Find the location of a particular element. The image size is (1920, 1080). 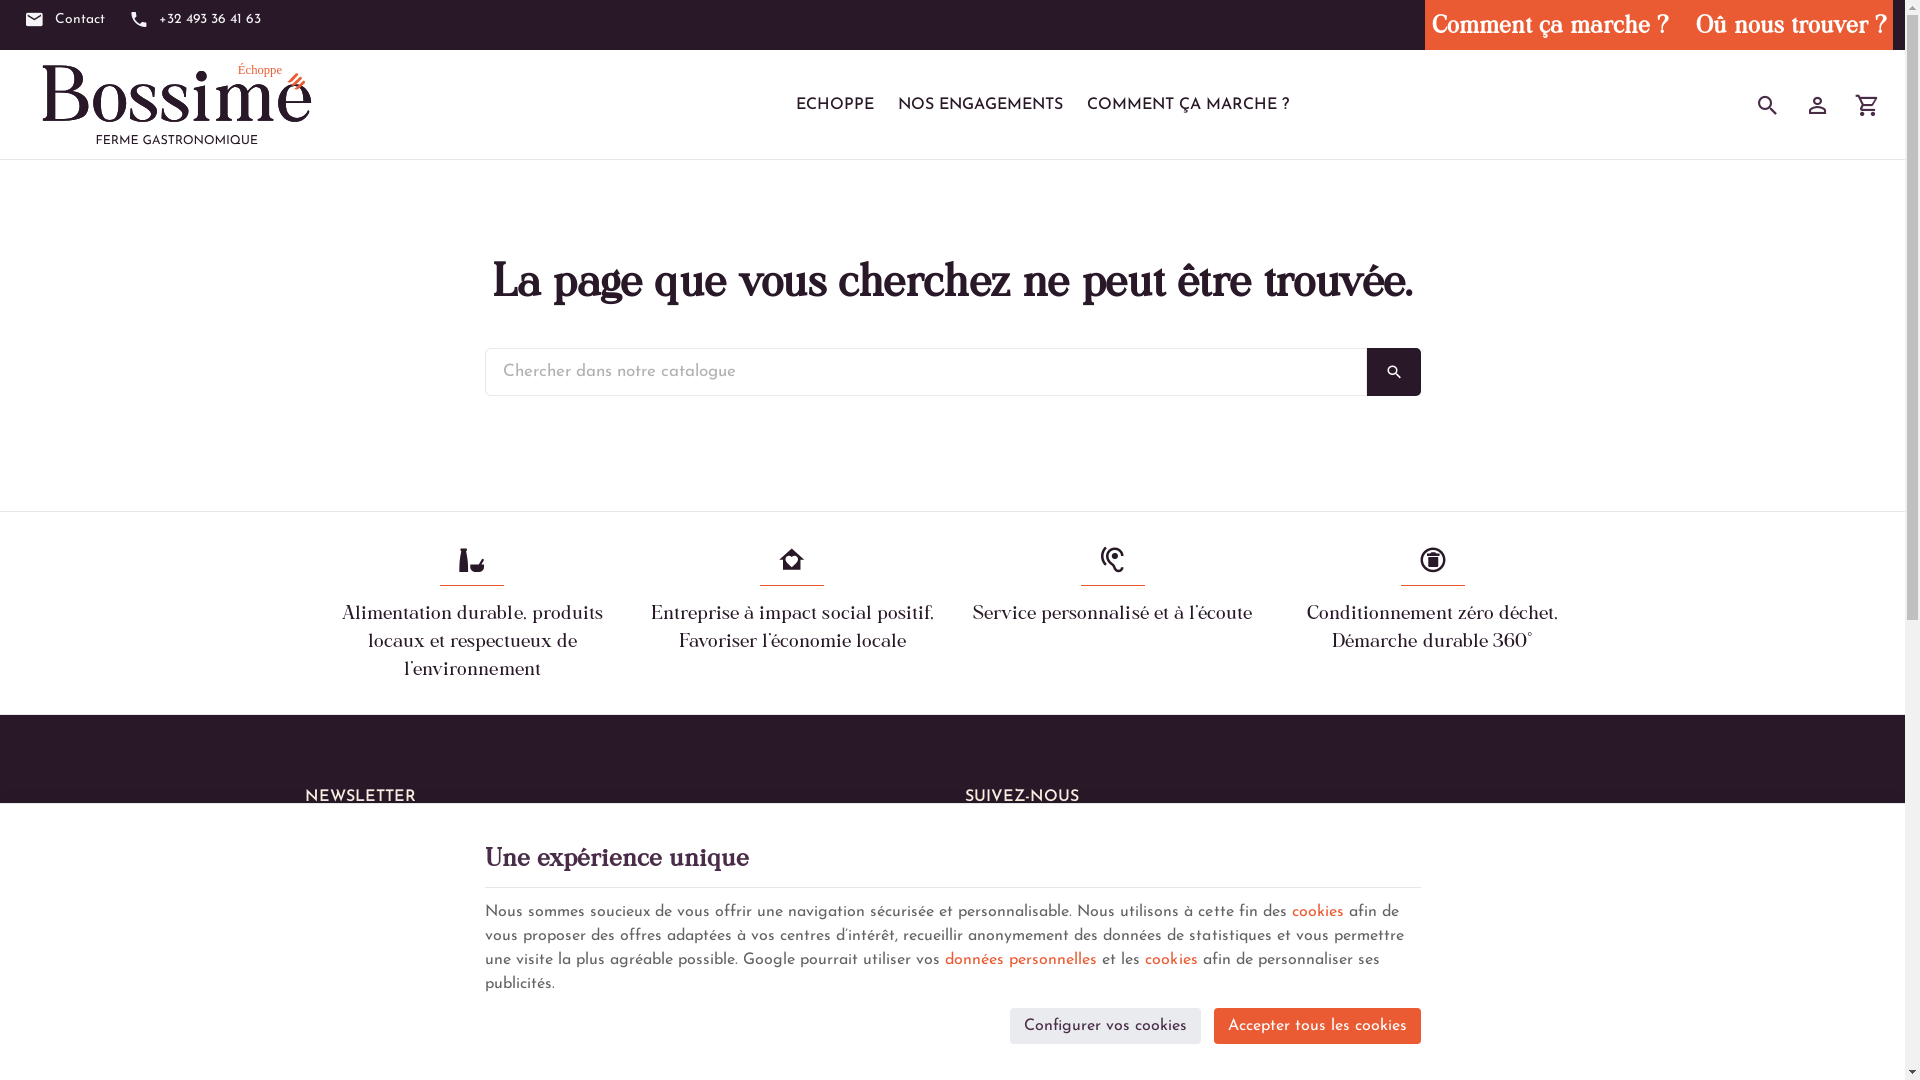

'NOS ENGAGEMENTS' is located at coordinates (980, 104).